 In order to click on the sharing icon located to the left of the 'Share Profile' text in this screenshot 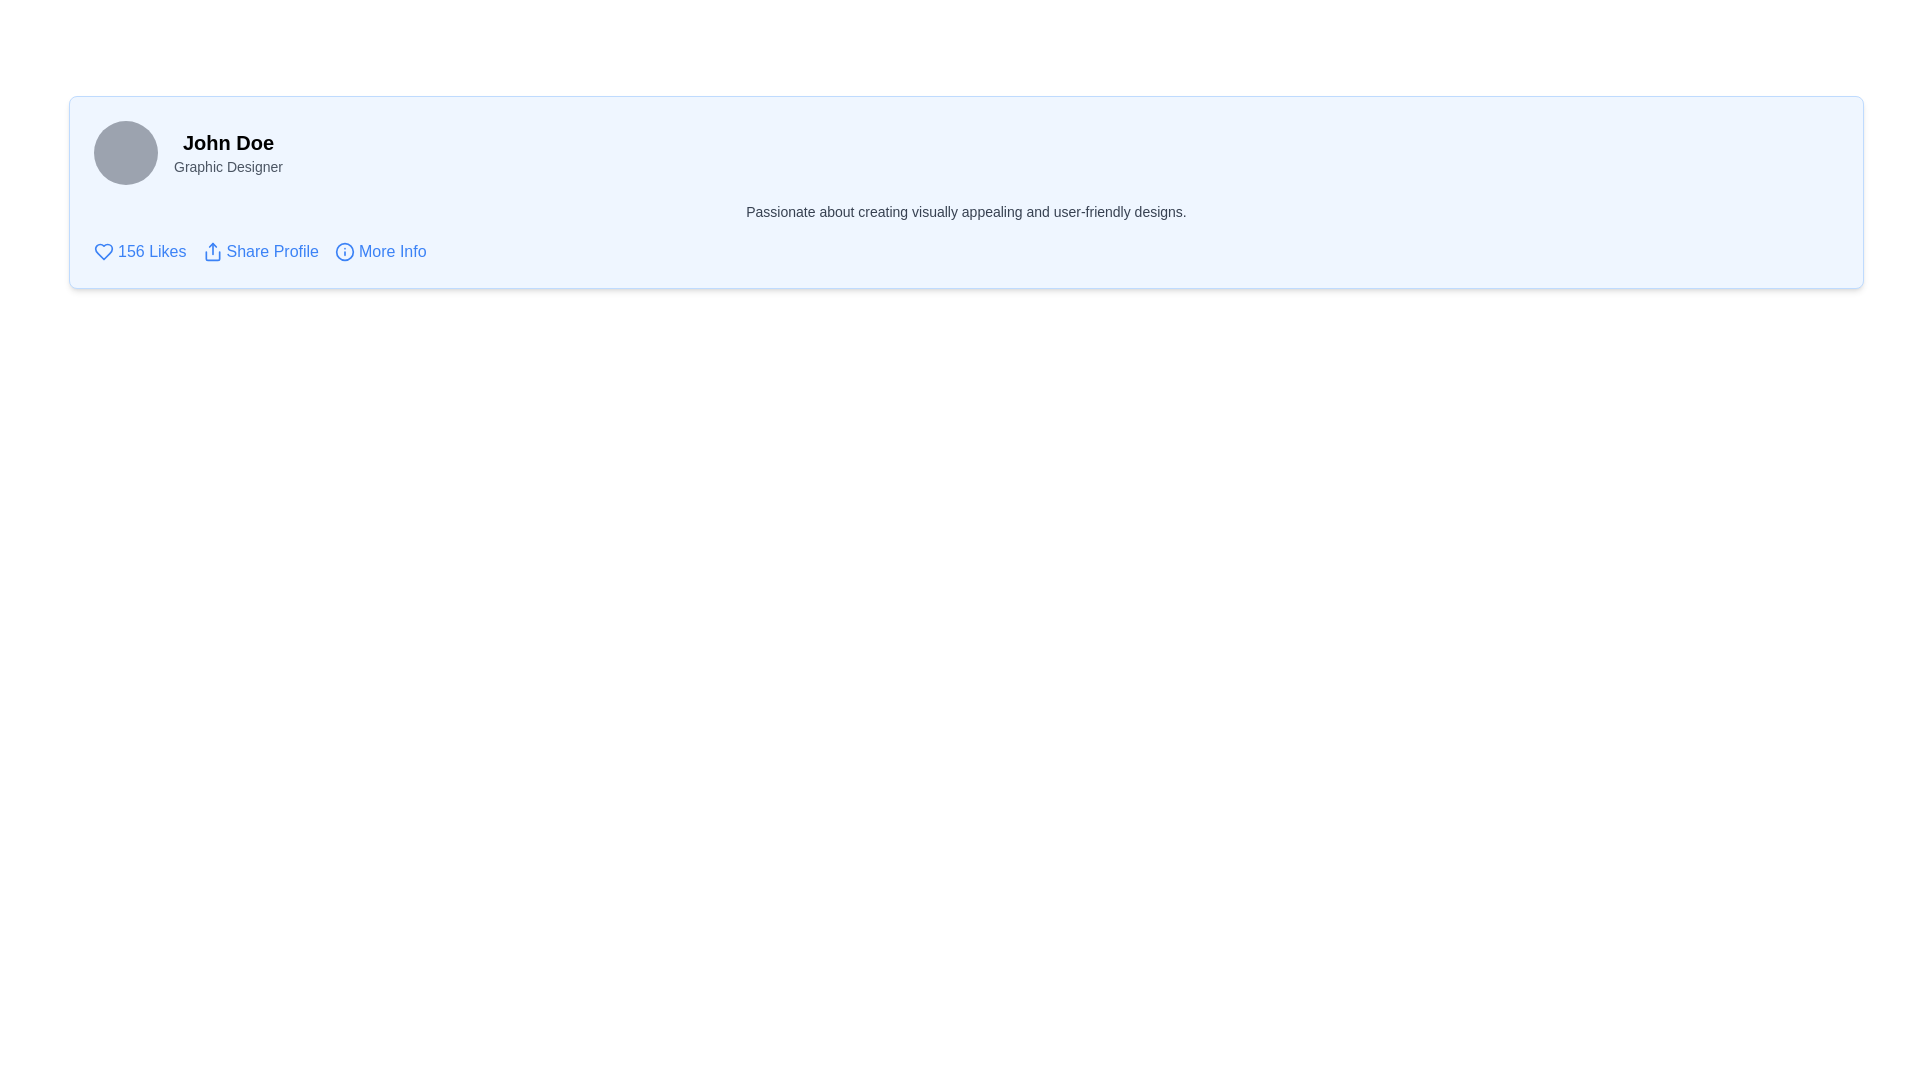, I will do `click(212, 250)`.